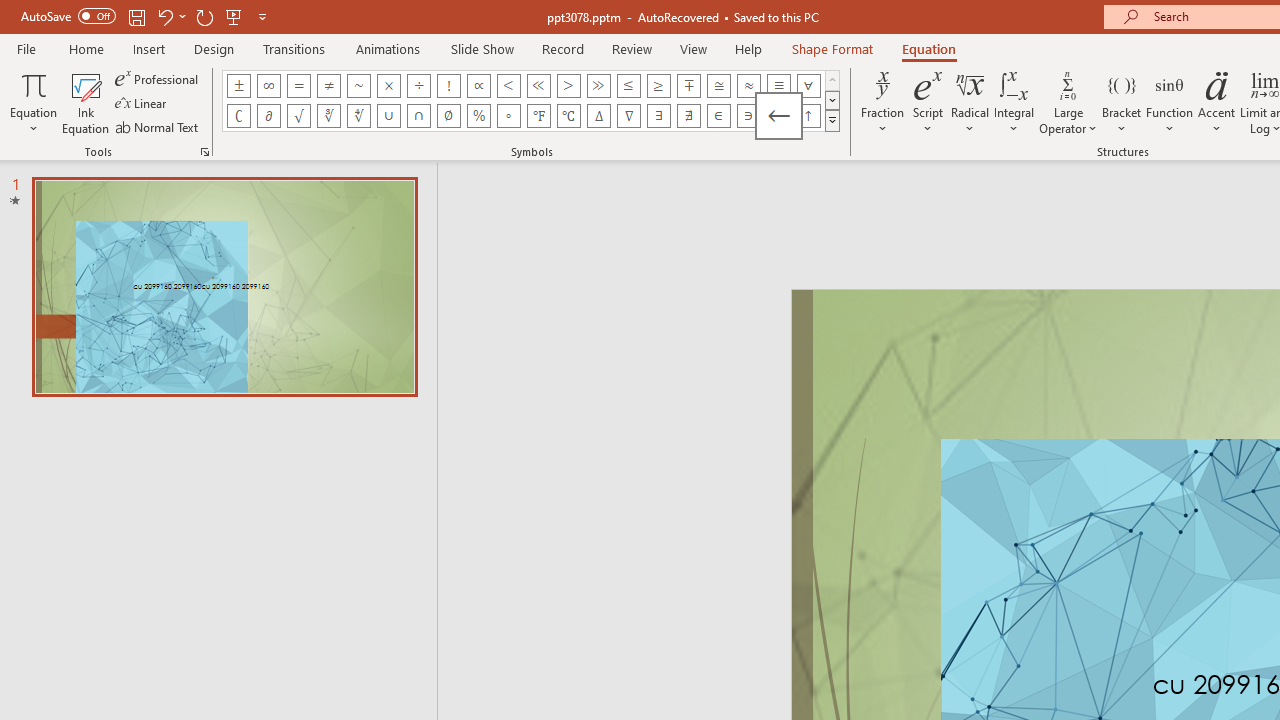 Image resolution: width=1280 pixels, height=720 pixels. I want to click on 'Equation Options...', so click(204, 150).